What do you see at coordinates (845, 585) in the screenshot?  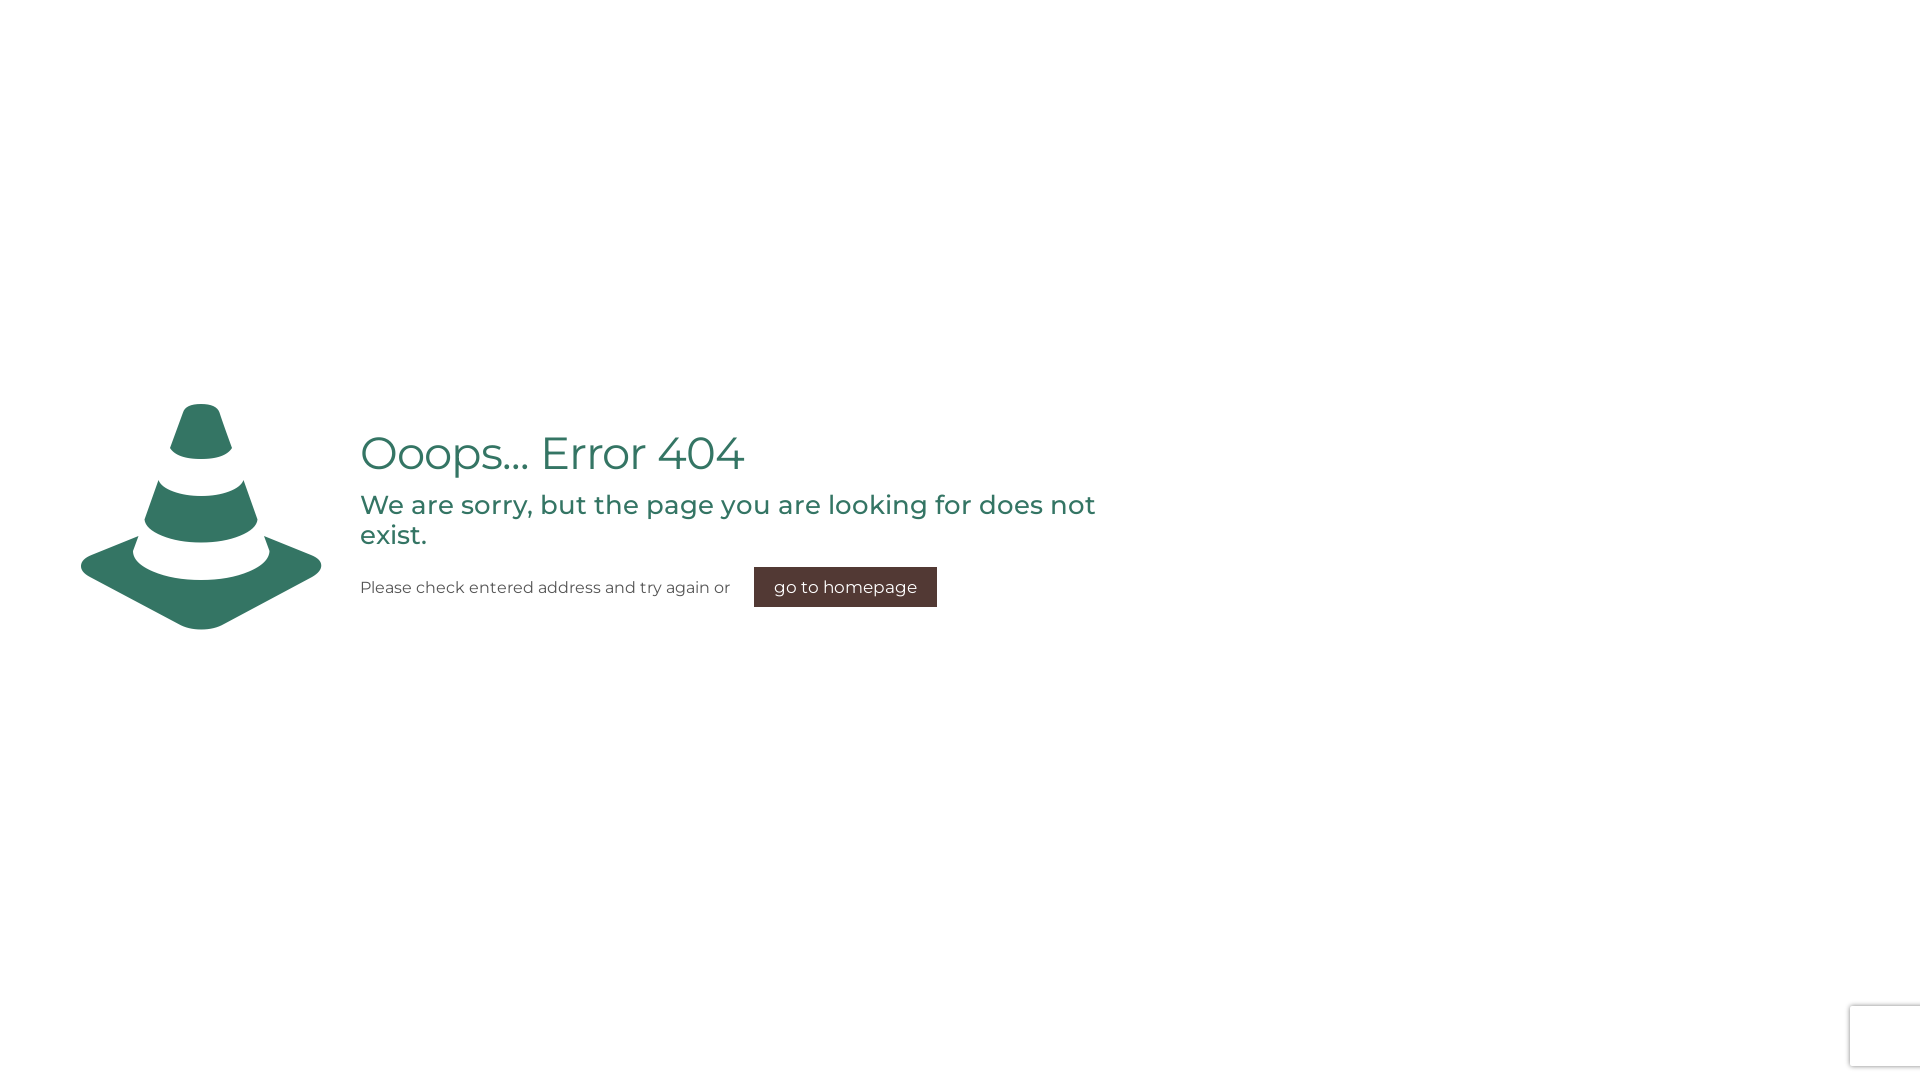 I see `'go to homepage'` at bounding box center [845, 585].